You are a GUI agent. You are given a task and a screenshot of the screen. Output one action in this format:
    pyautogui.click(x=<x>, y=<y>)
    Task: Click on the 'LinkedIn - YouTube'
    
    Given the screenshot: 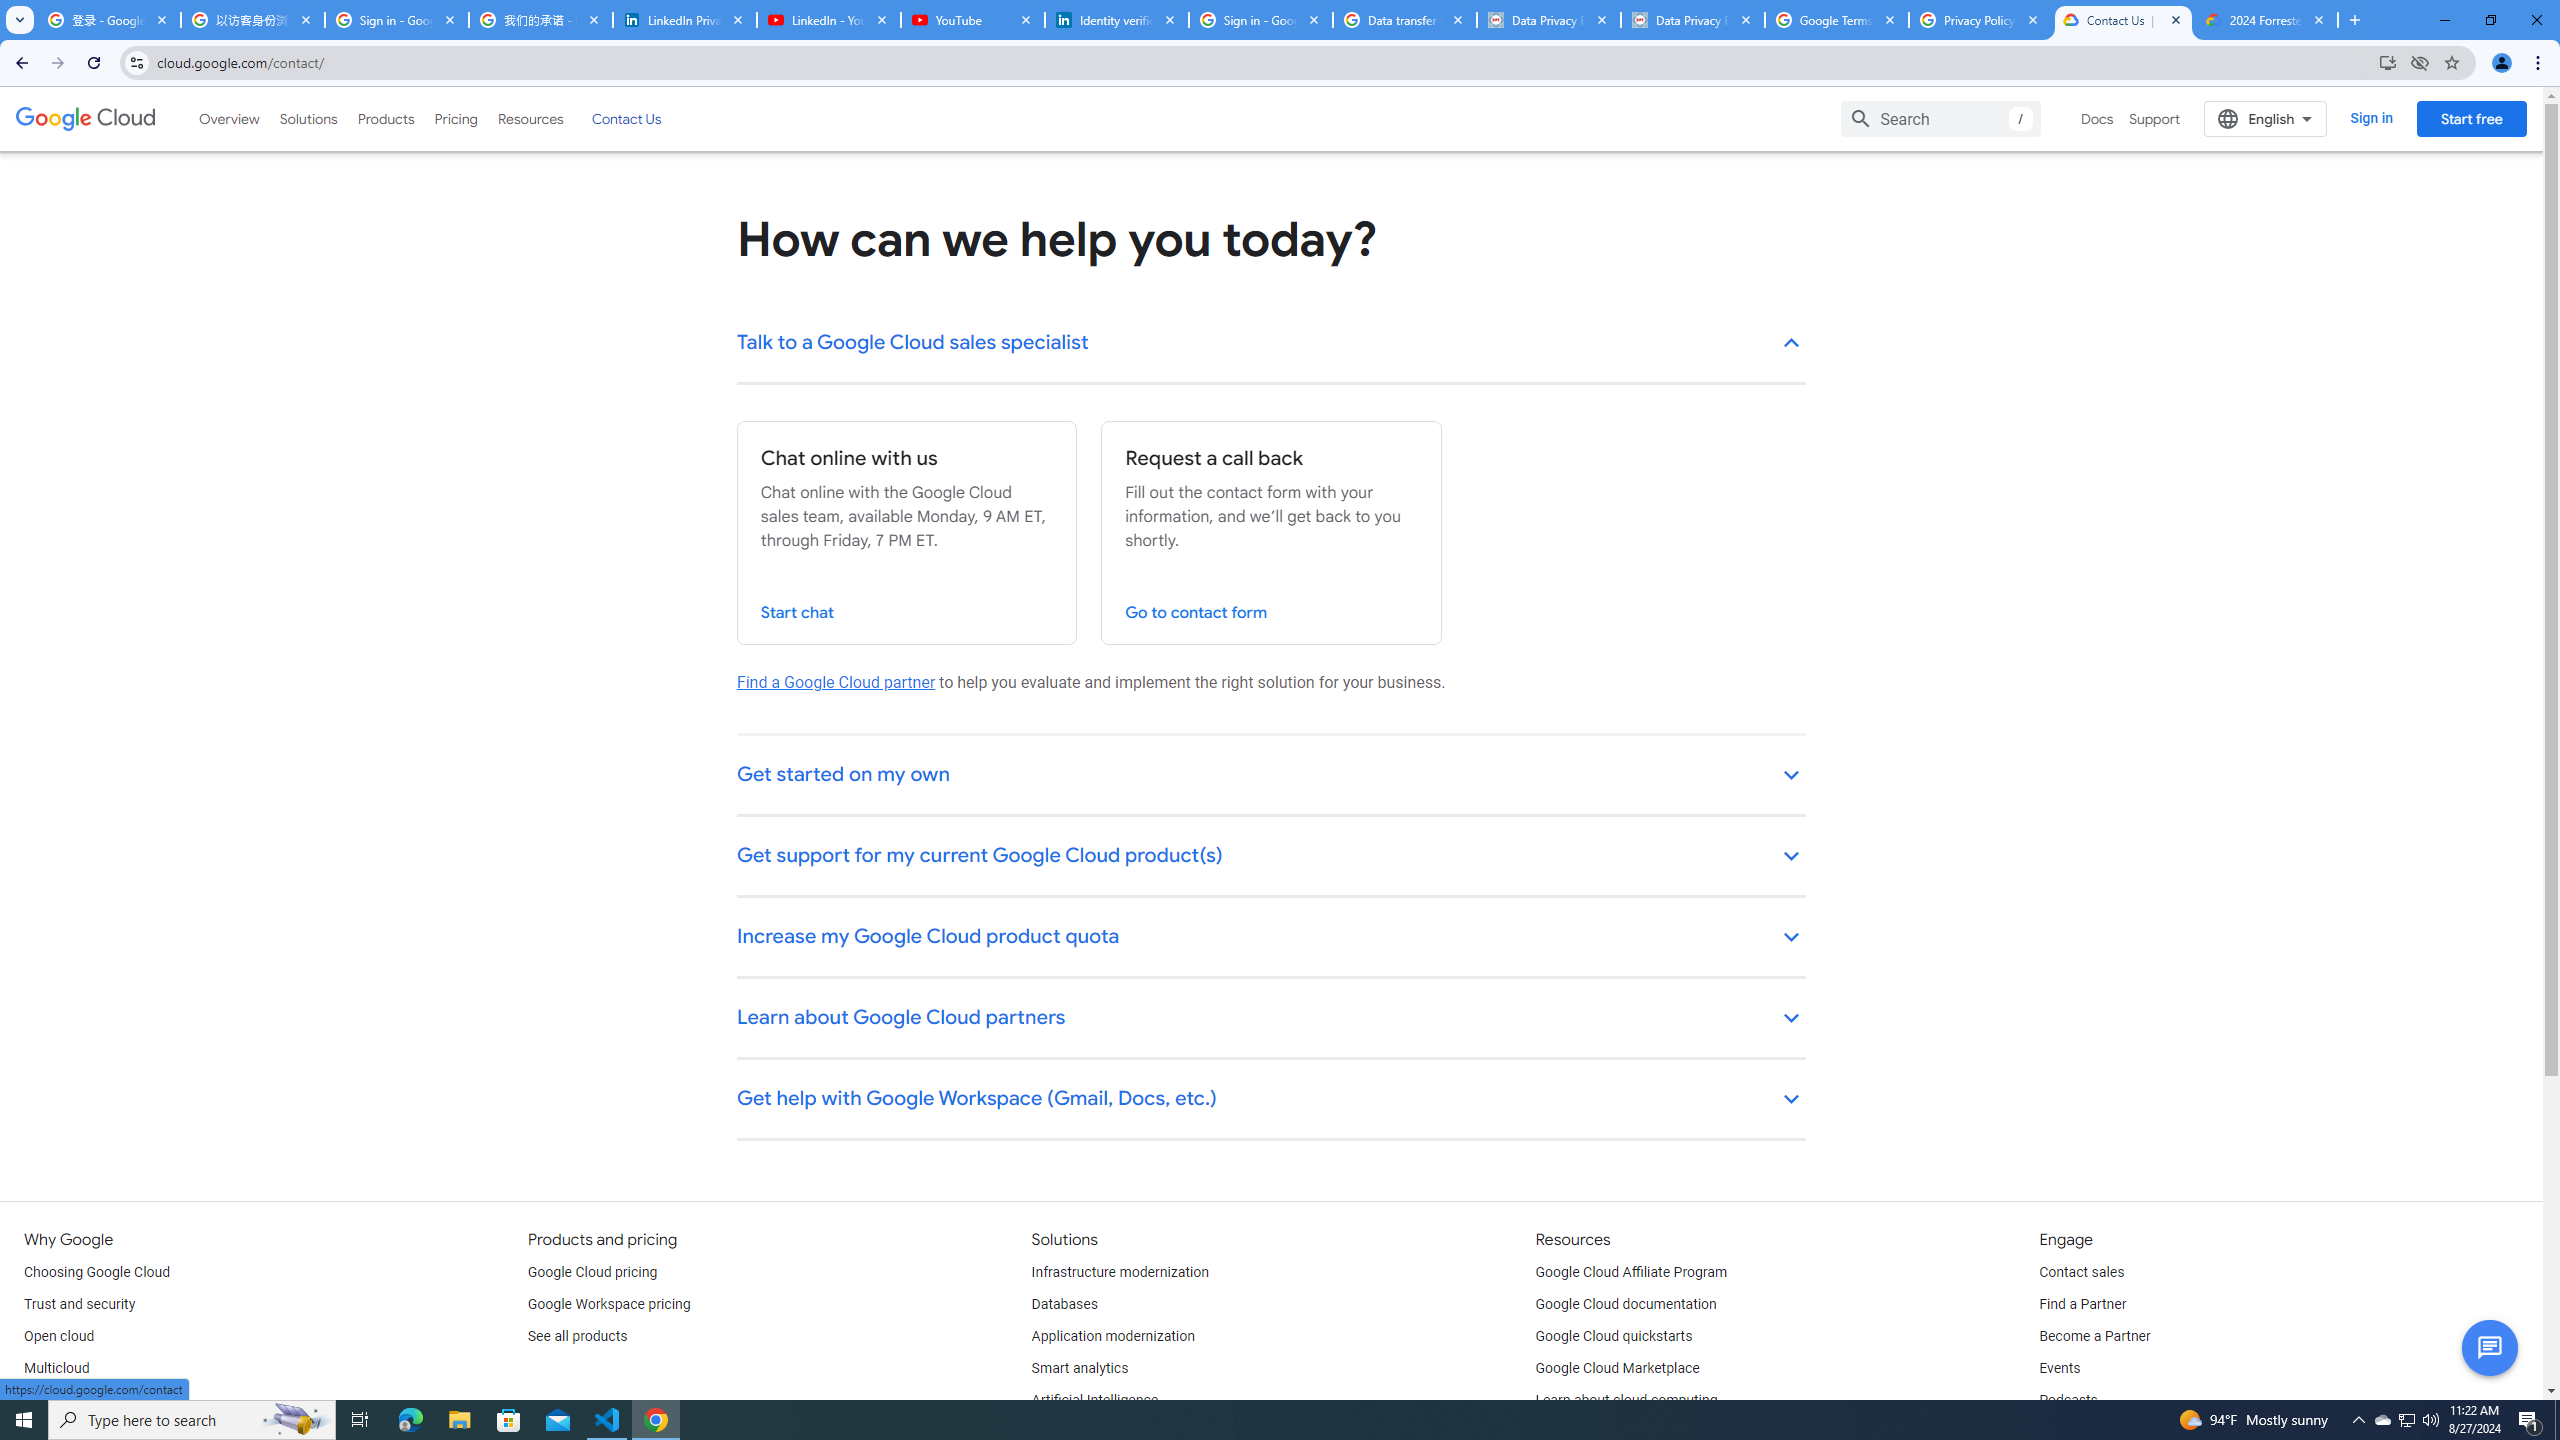 What is the action you would take?
    pyautogui.click(x=827, y=19)
    